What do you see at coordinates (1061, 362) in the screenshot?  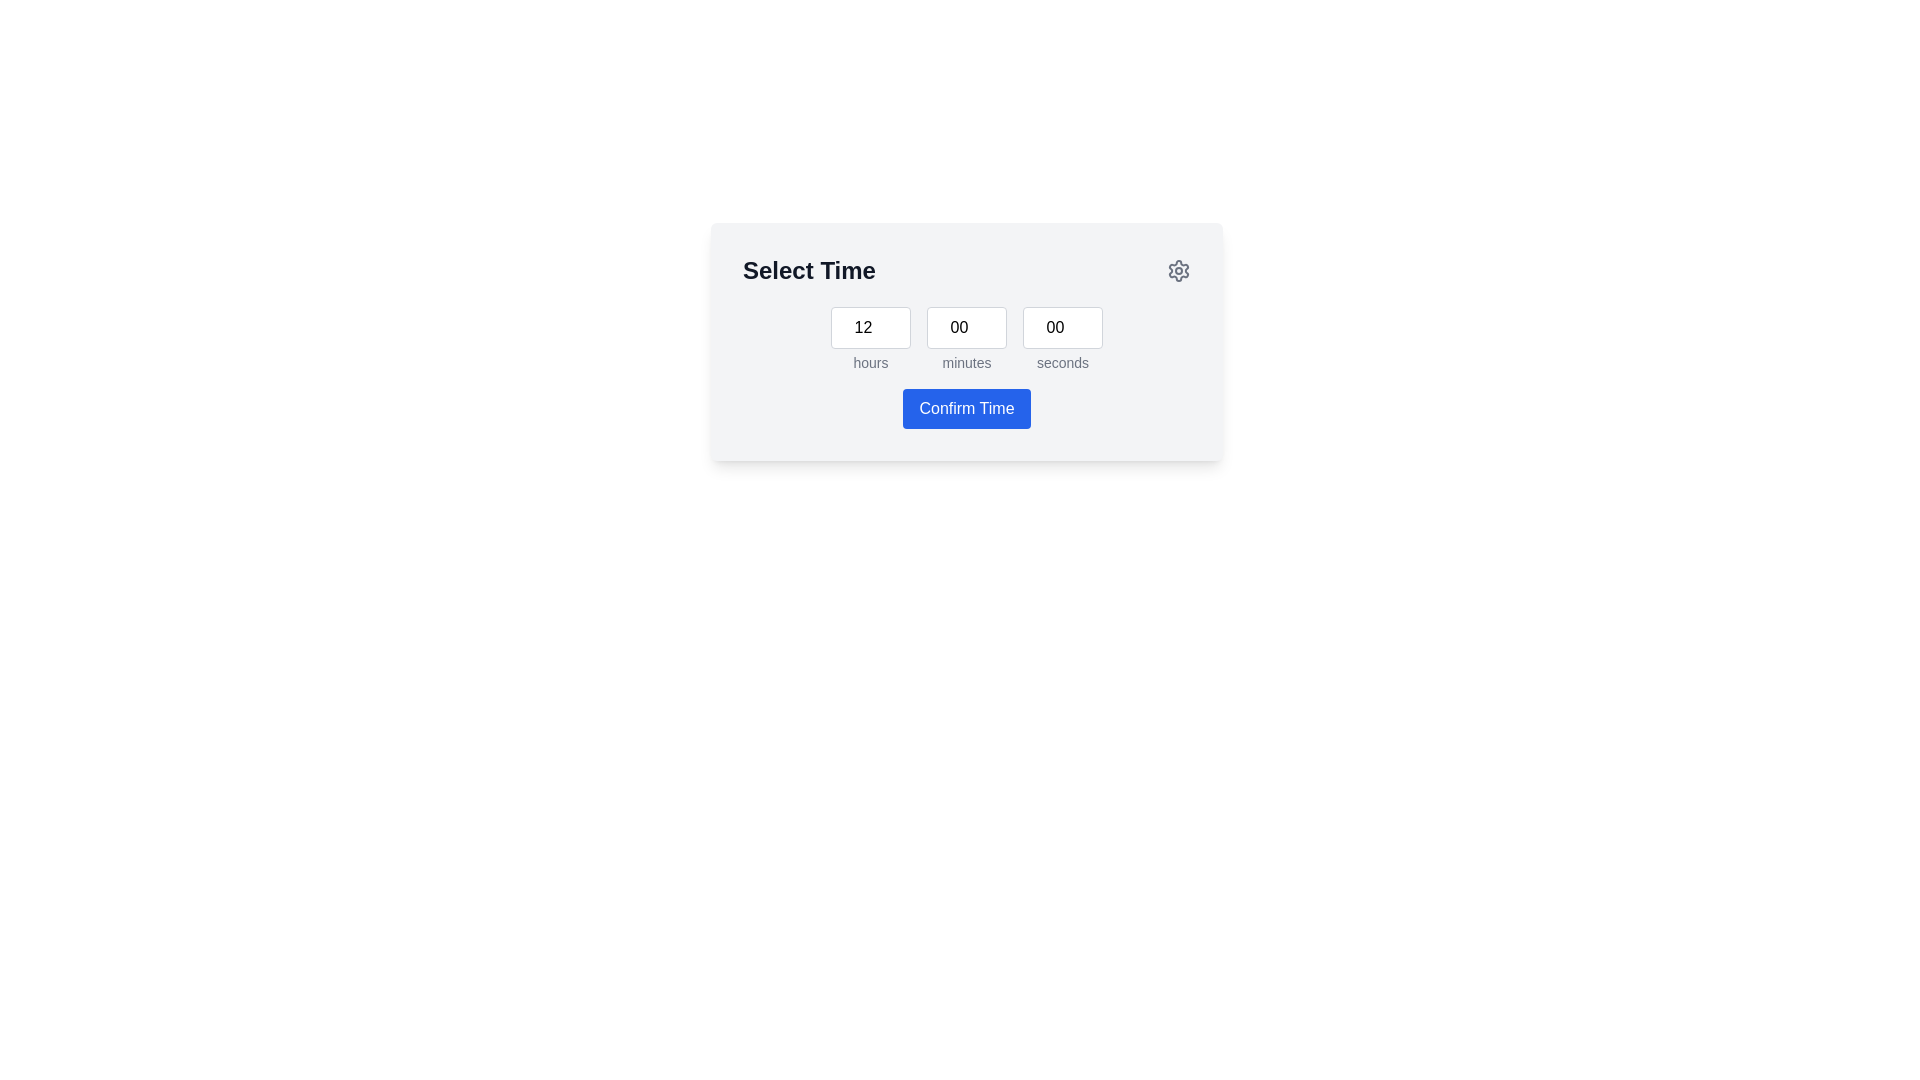 I see `the Text label that provides context for the associated numeric input field for seconds, located directly beneath the numeric input field in the horizontal time input group` at bounding box center [1061, 362].